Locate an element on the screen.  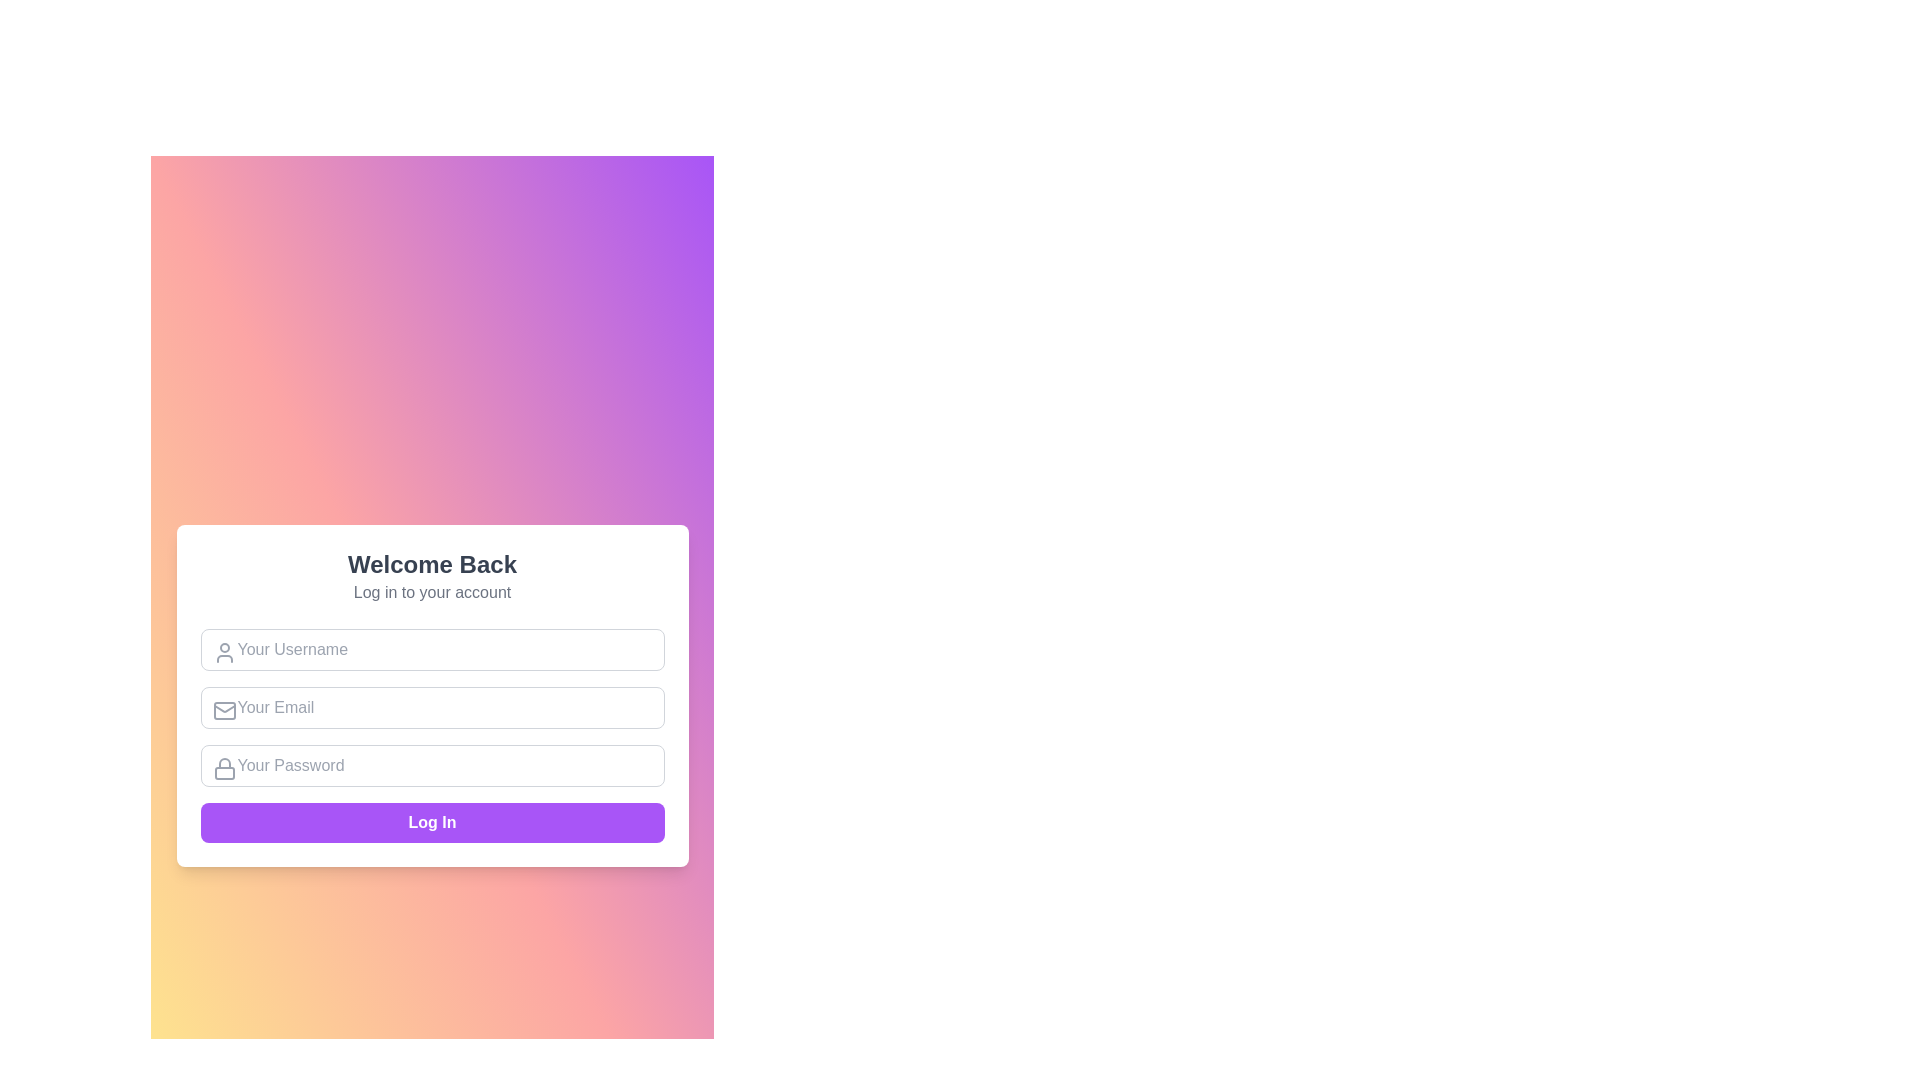
the lock icon that represents security or password-related functionality, which is positioned to the left of the 'Your Password' input box is located at coordinates (224, 767).